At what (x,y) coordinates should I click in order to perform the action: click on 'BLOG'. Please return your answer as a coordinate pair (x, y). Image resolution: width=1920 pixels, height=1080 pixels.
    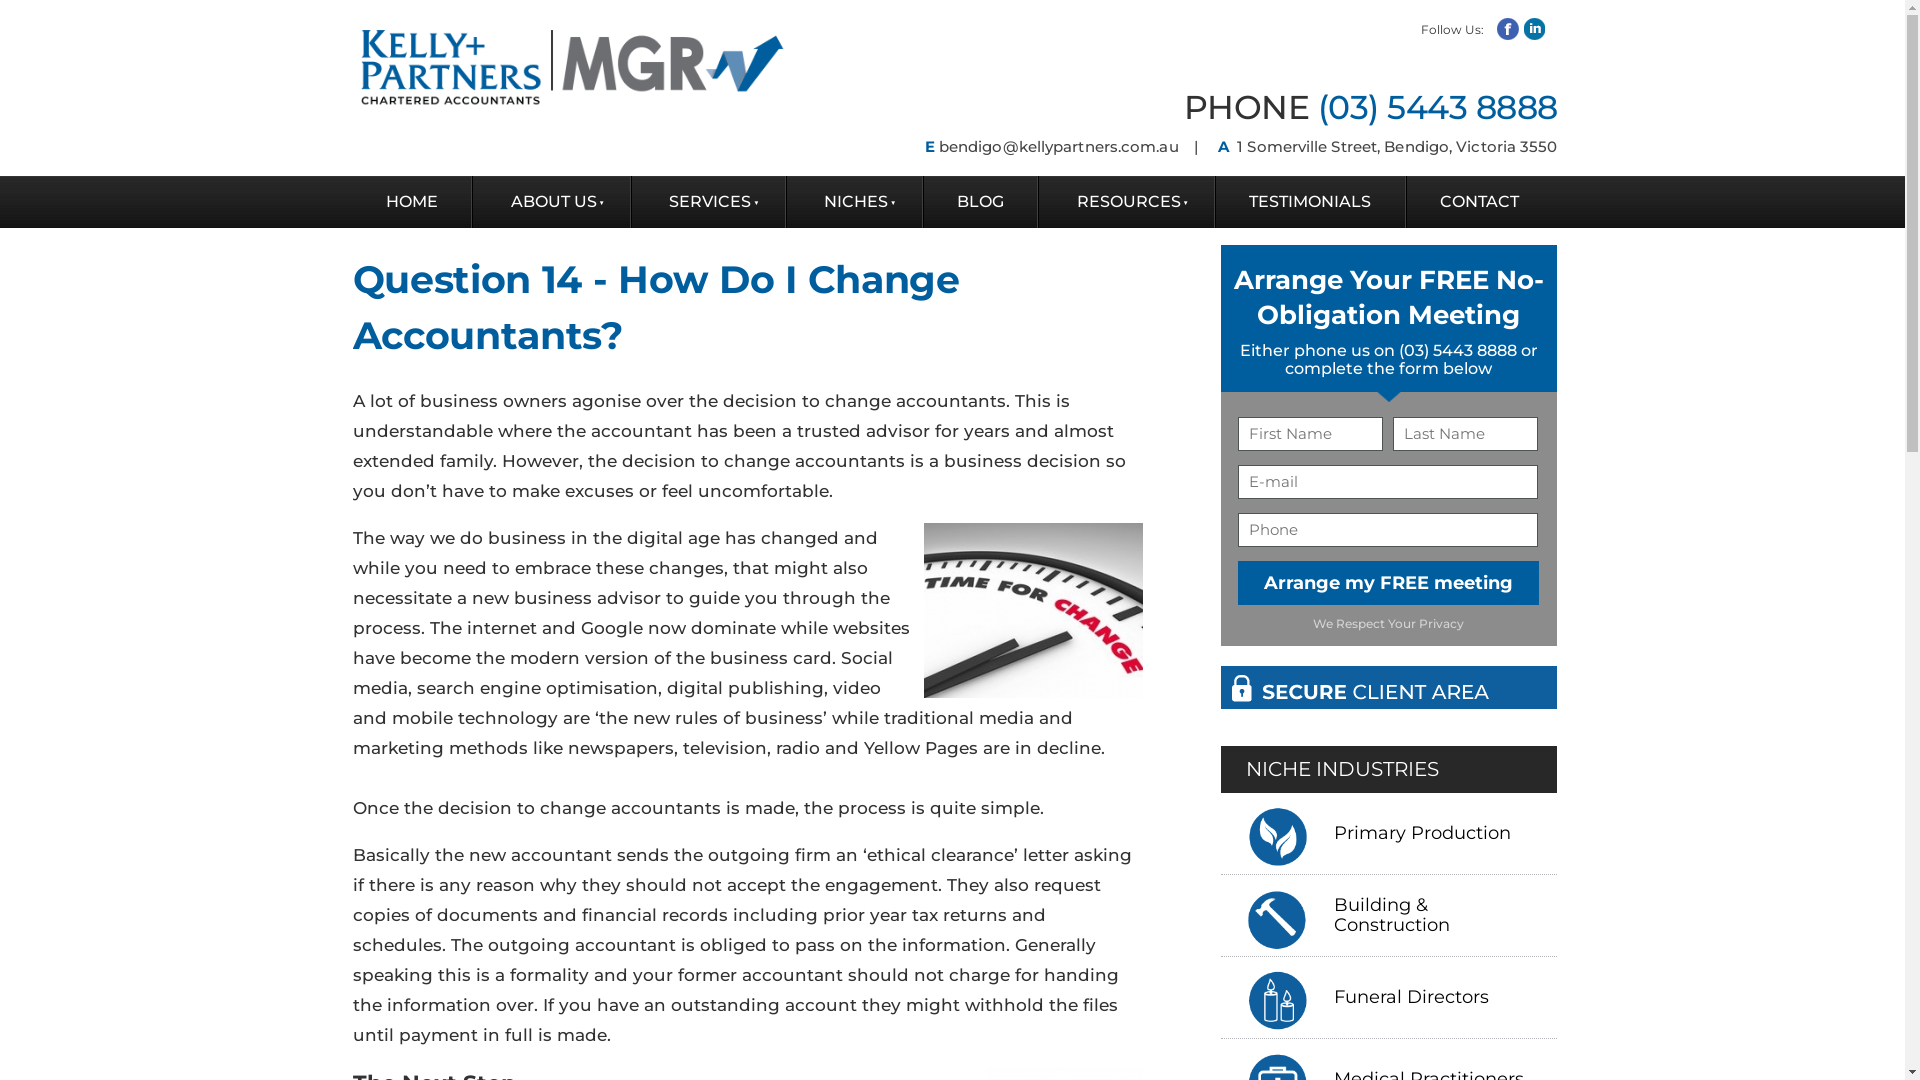
    Looking at the image, I should click on (980, 201).